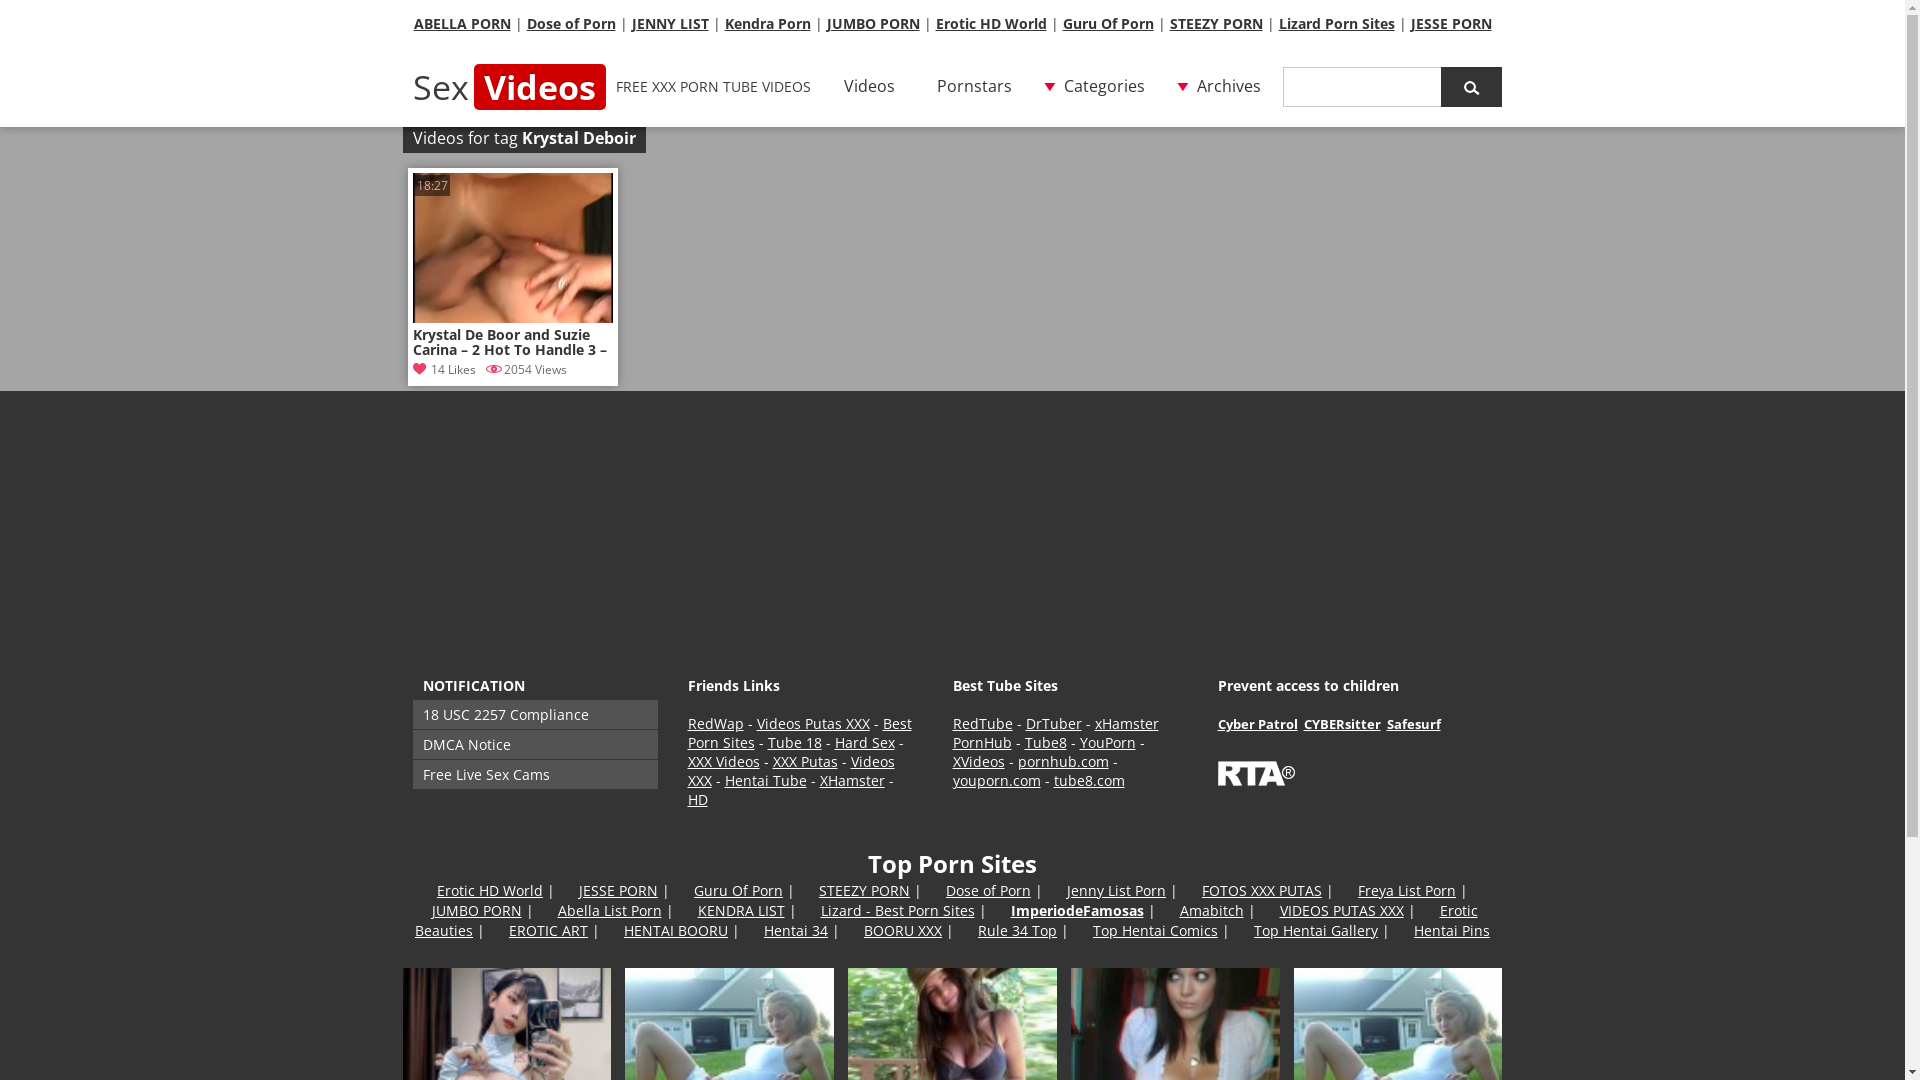 The height and width of the screenshot is (1080, 1920). I want to click on 'Hentai Tube', so click(763, 779).